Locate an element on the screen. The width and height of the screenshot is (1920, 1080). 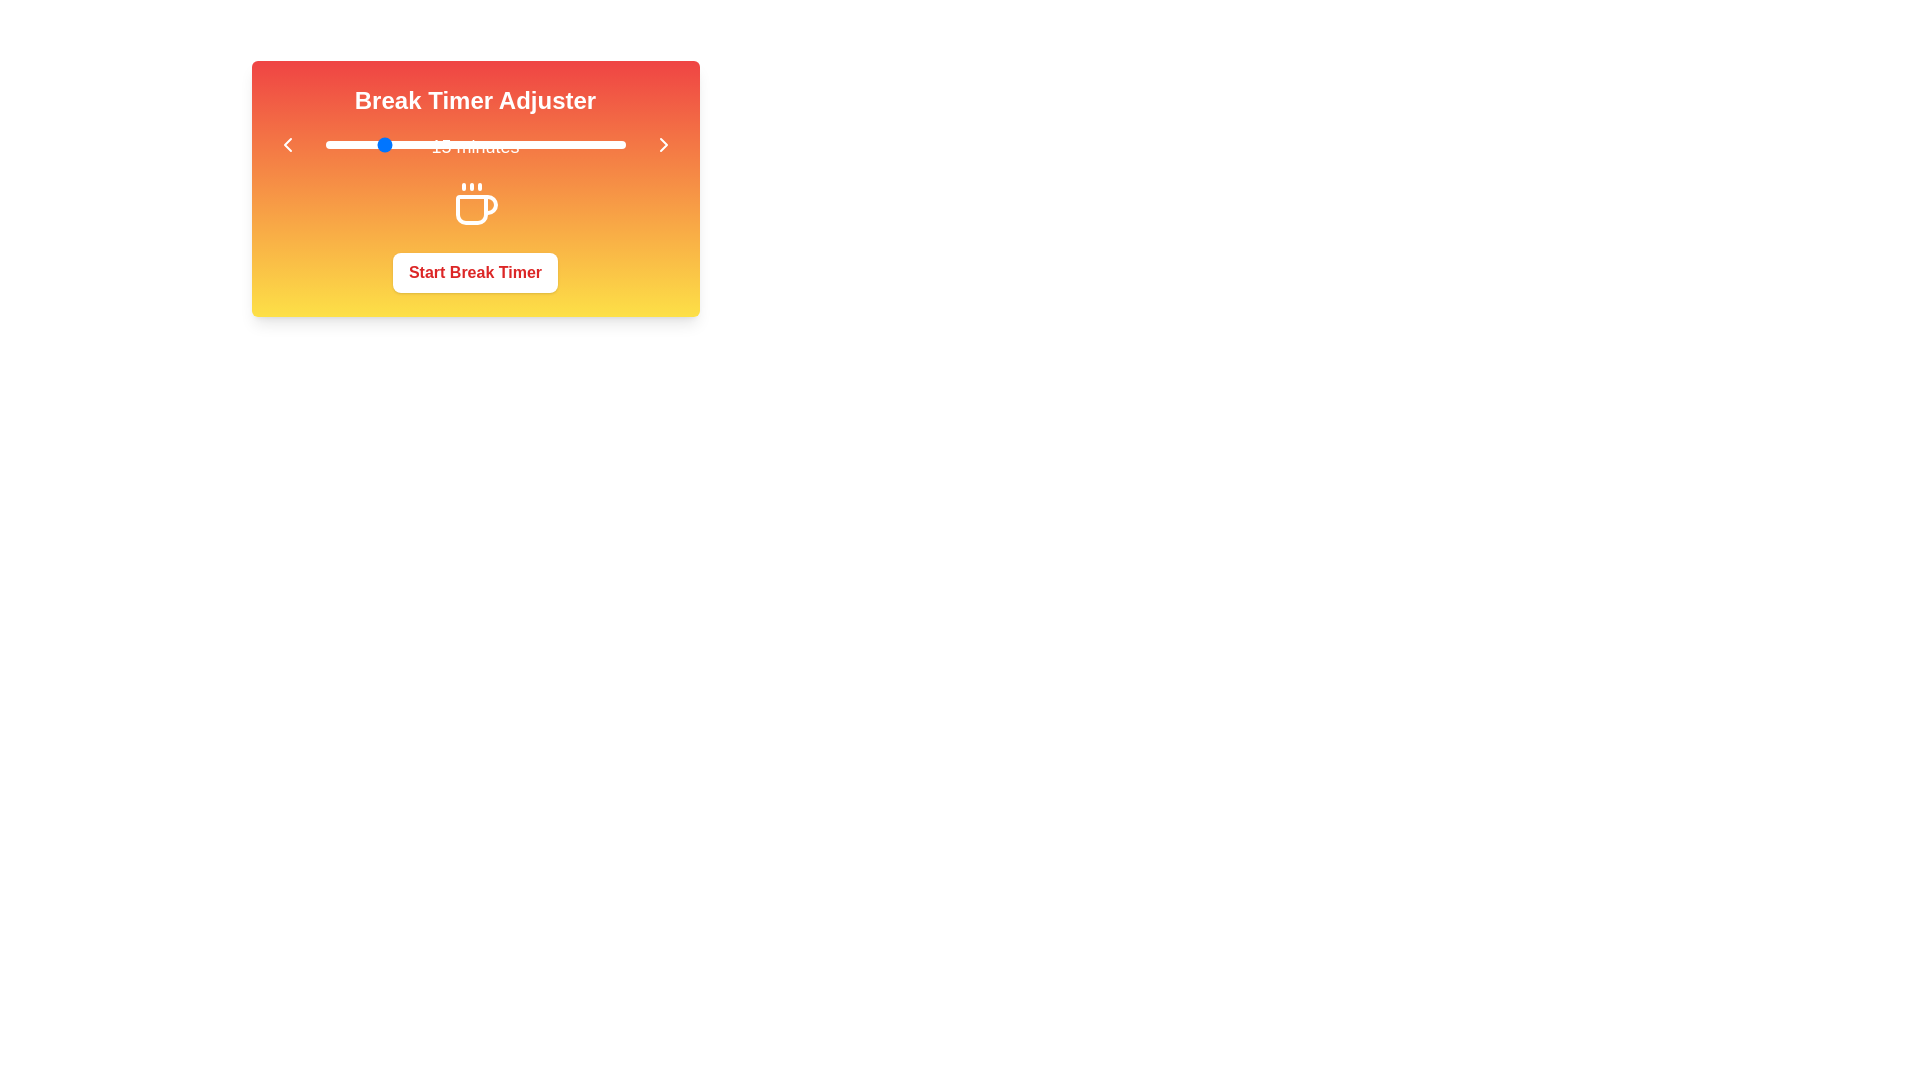
the slider to set the break duration to 21 minutes is located at coordinates (411, 144).